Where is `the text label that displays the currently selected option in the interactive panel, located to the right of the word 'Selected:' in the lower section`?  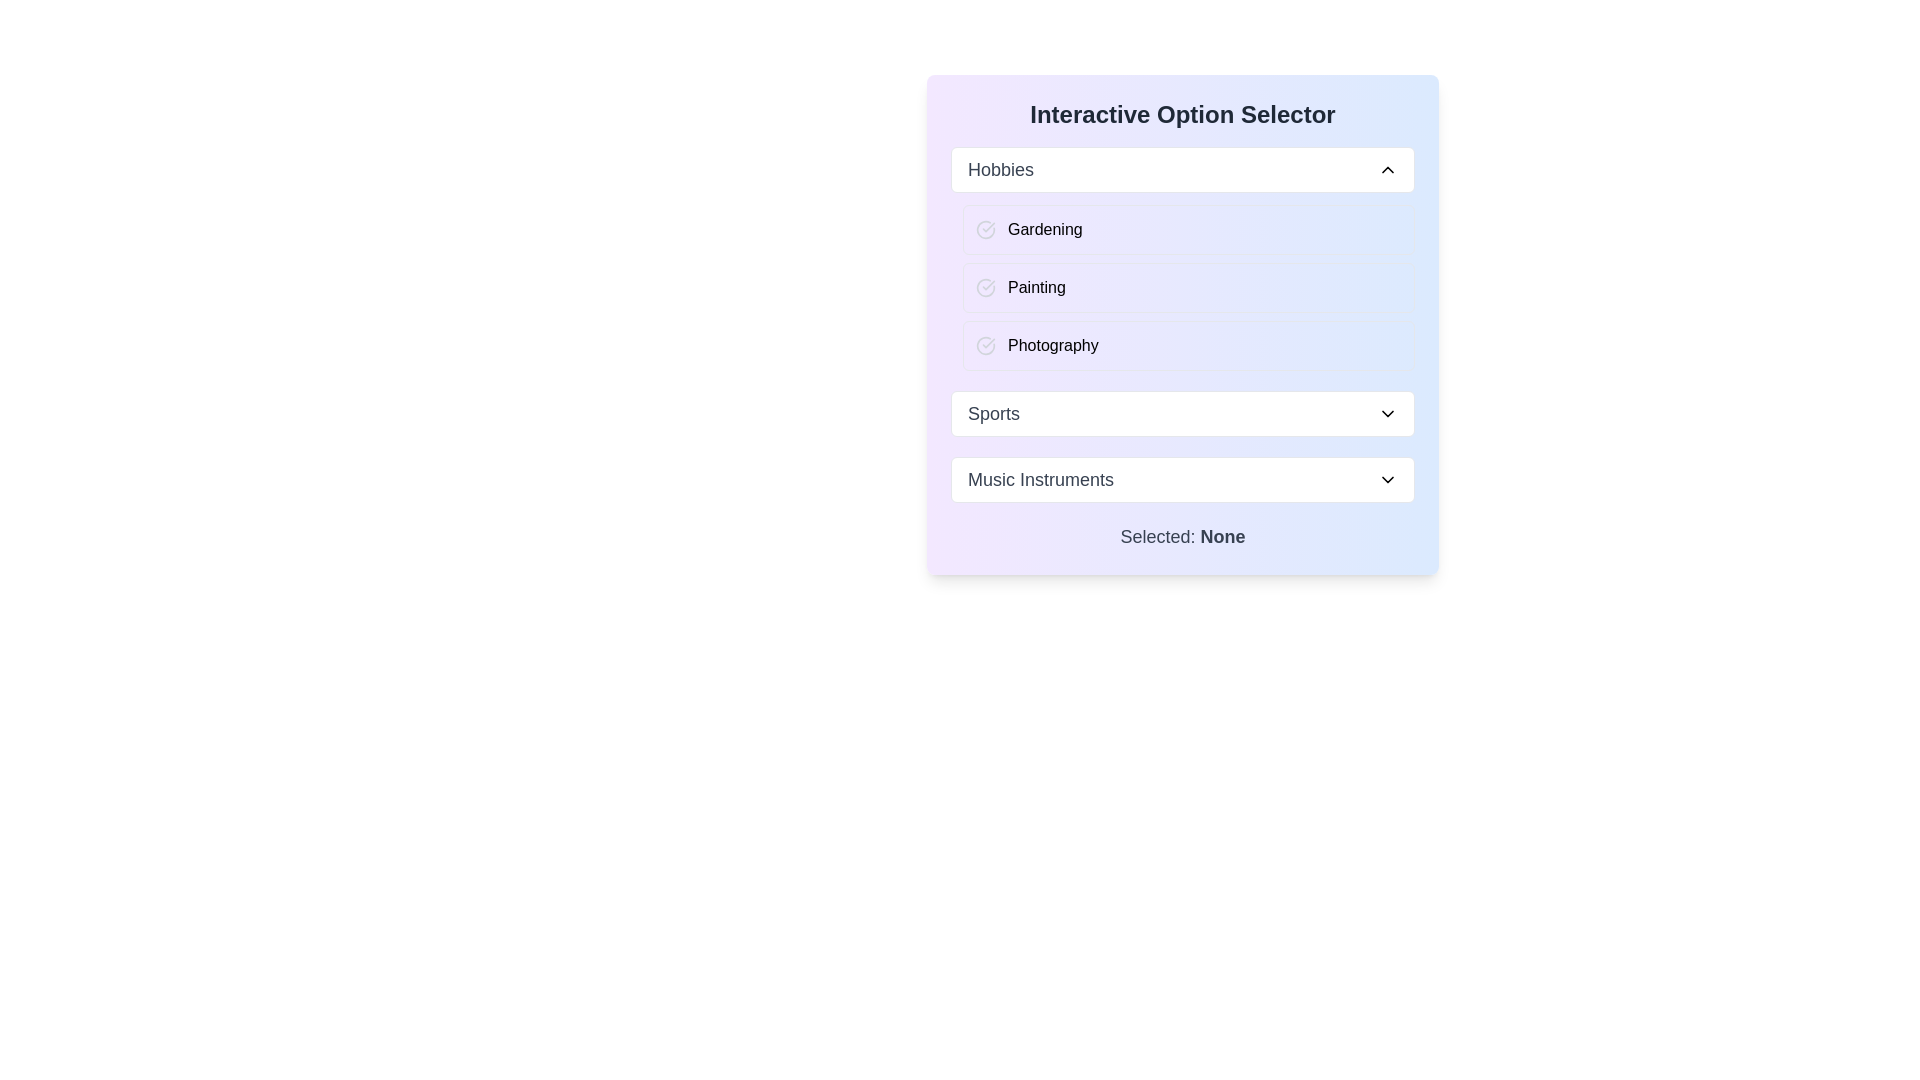
the text label that displays the currently selected option in the interactive panel, located to the right of the word 'Selected:' in the lower section is located at coordinates (1222, 535).